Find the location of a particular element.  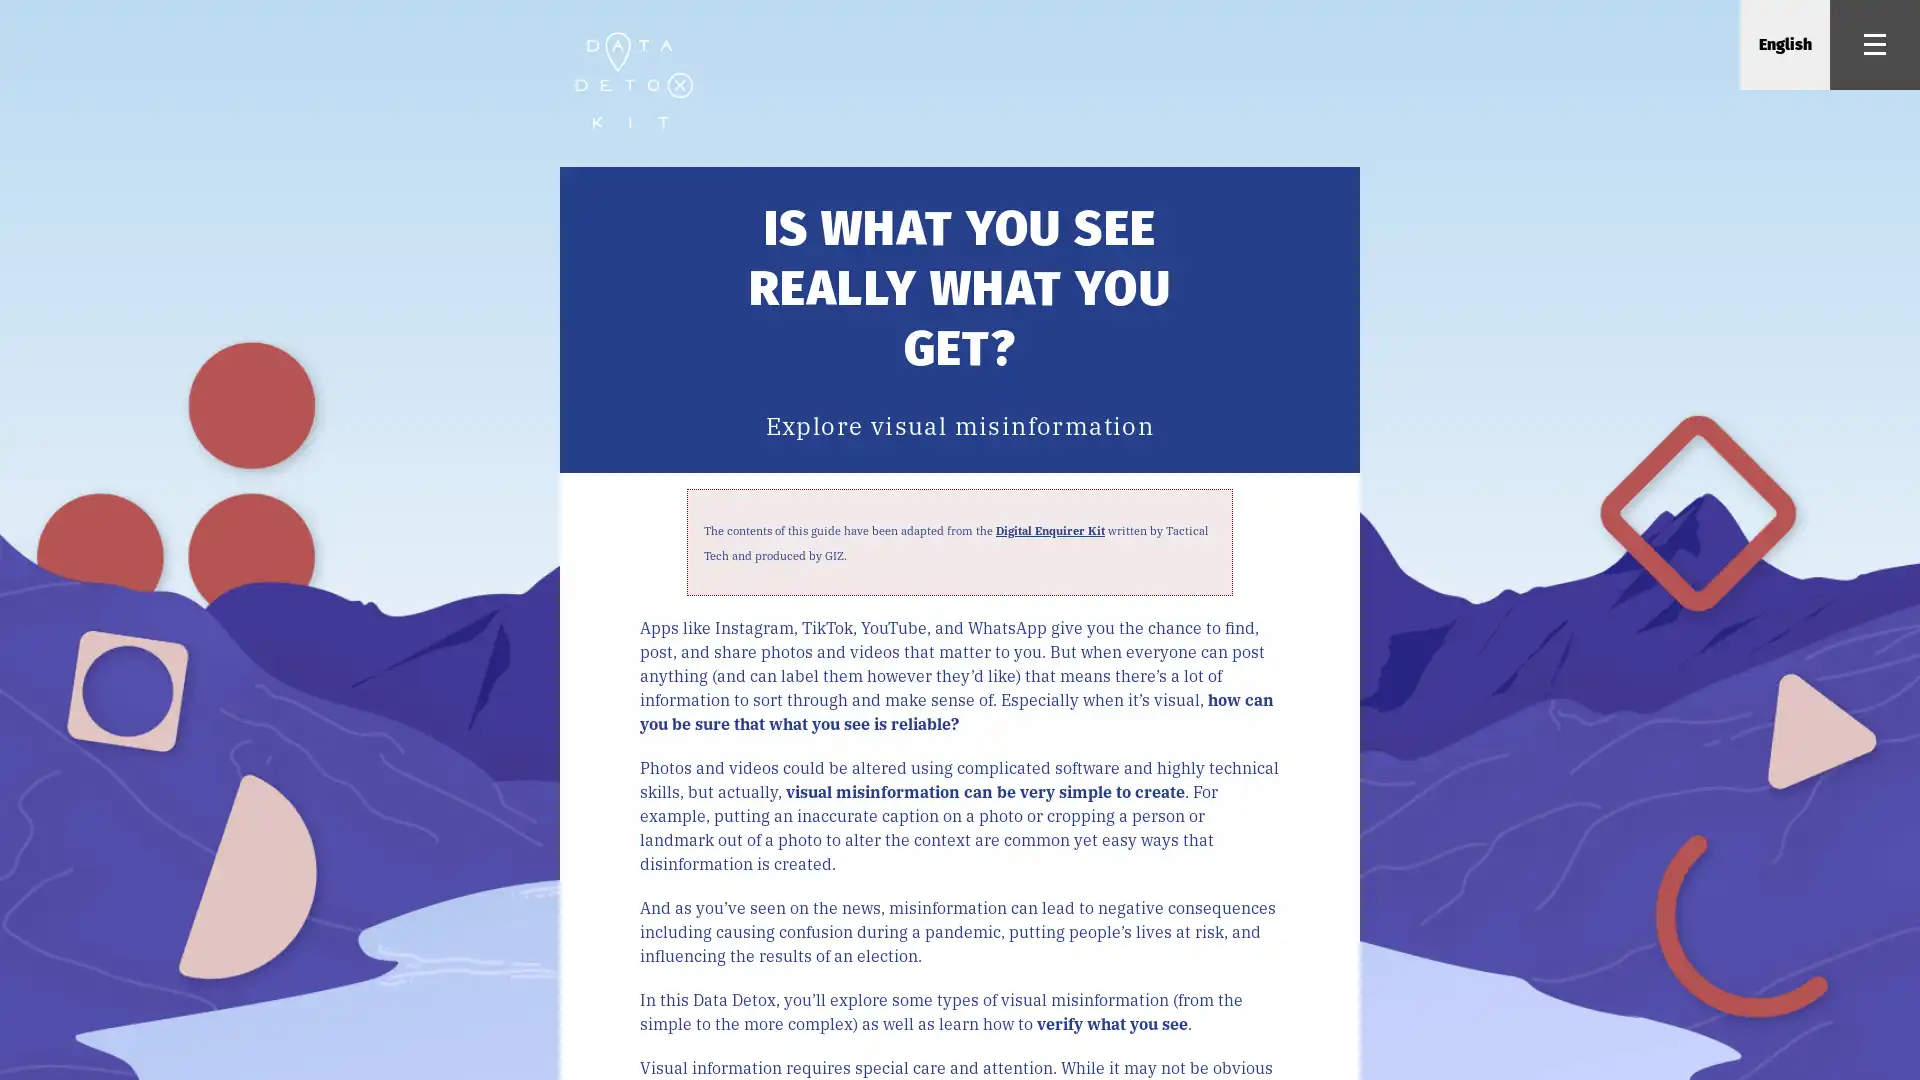

English is located at coordinates (1784, 45).